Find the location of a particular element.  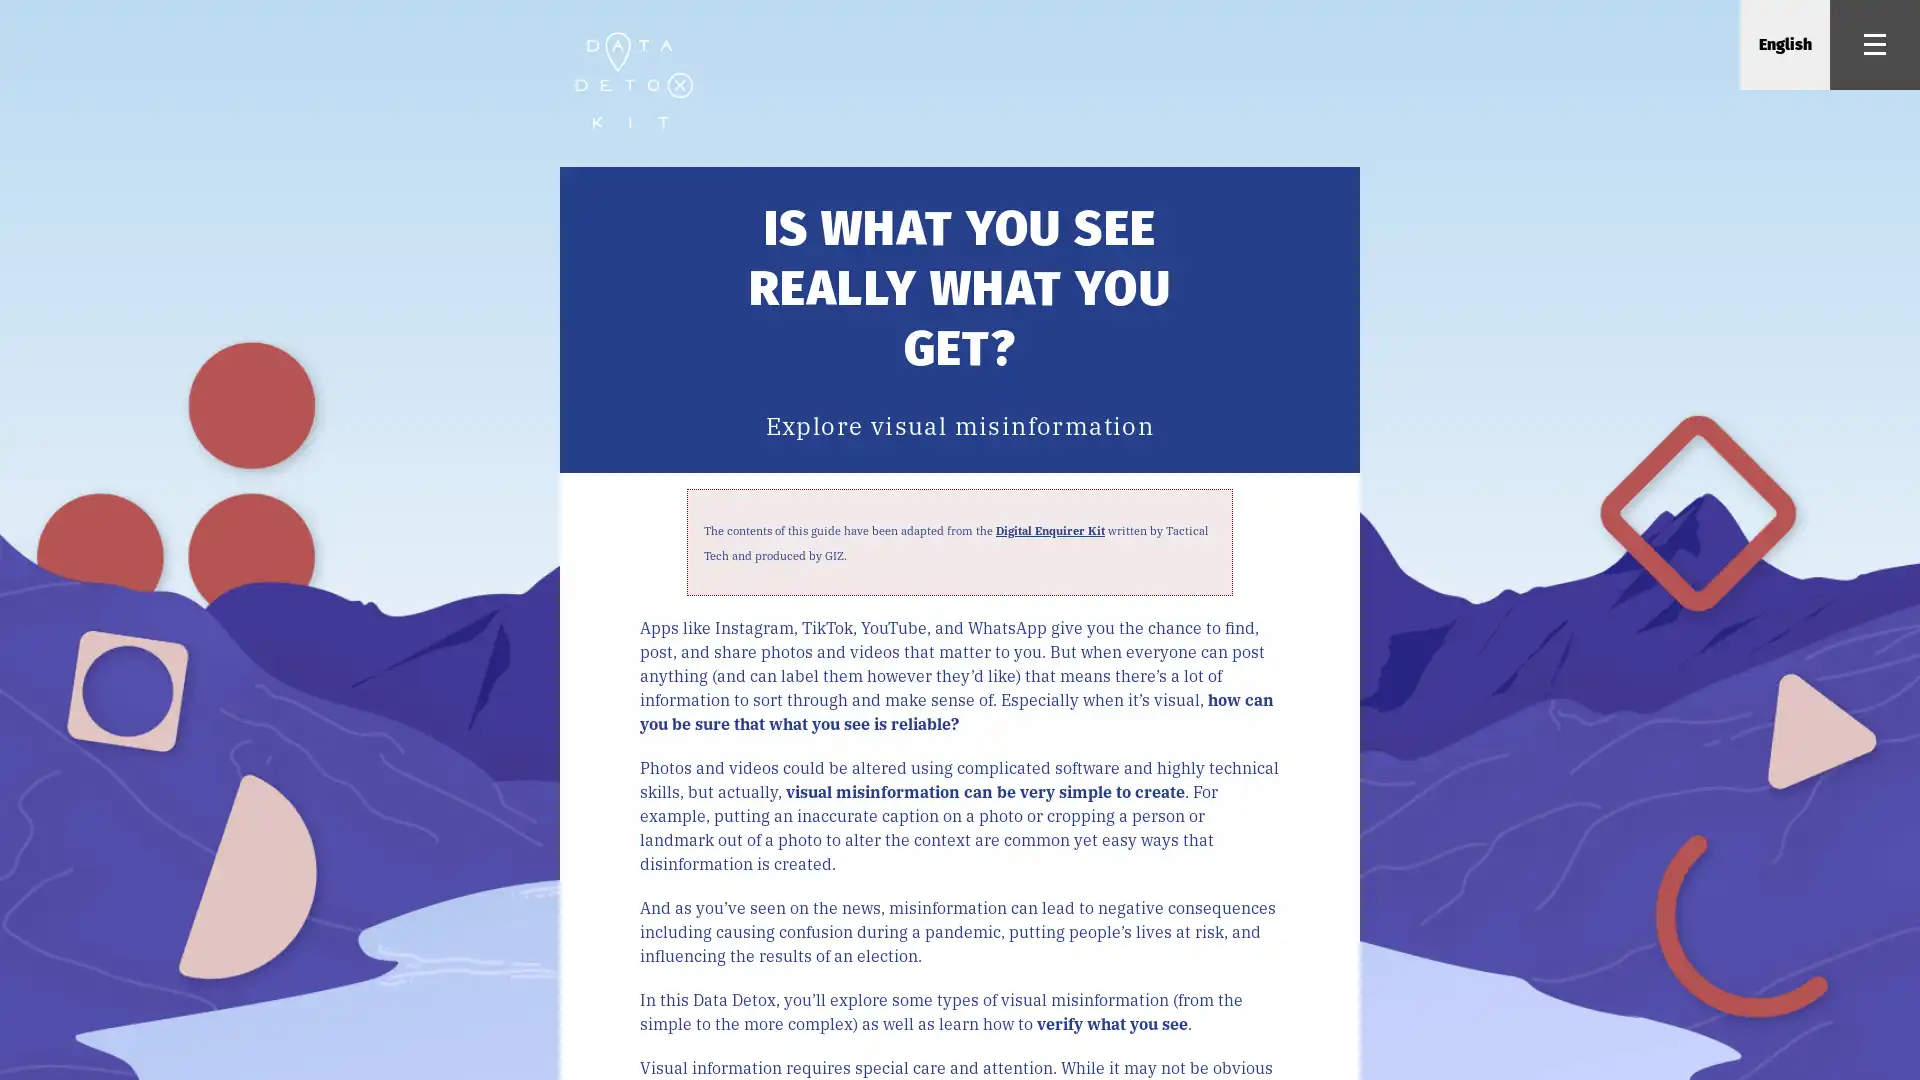

English is located at coordinates (1784, 45).